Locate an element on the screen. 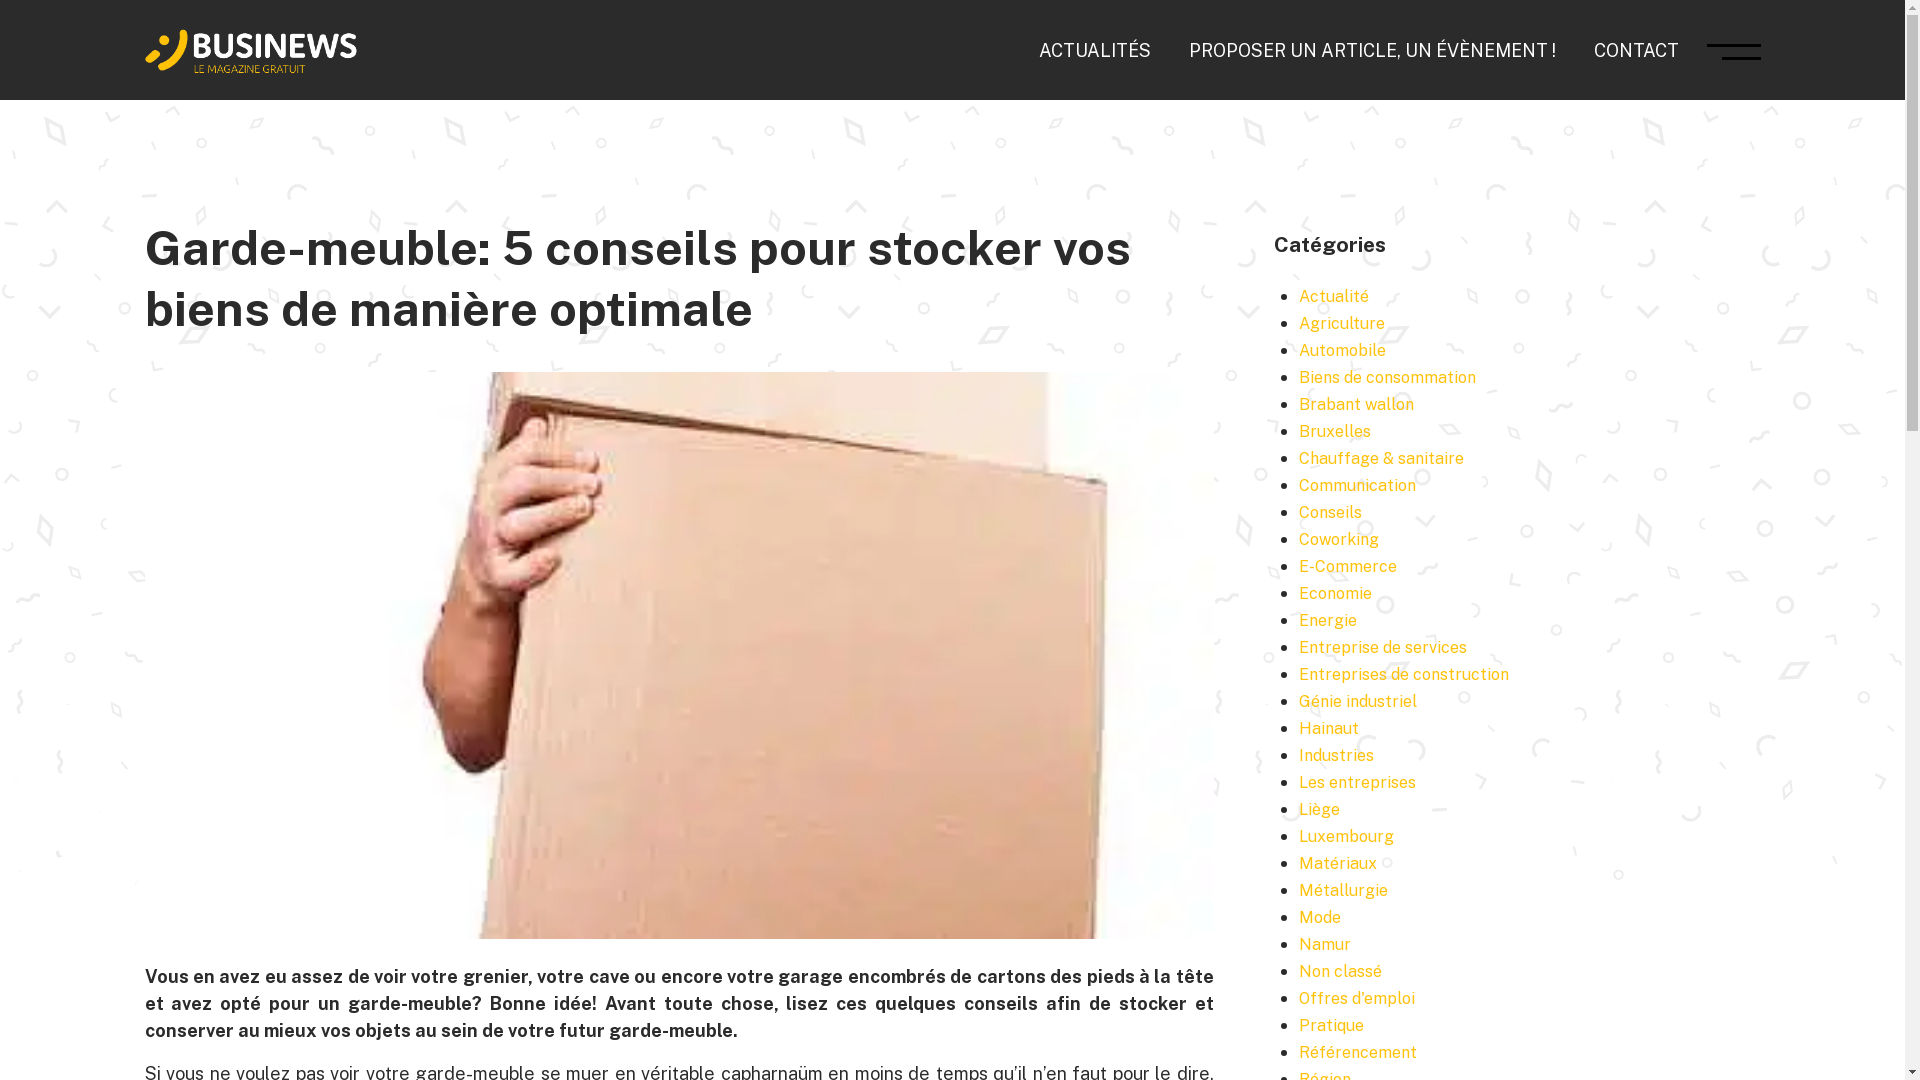  'CONTACT' is located at coordinates (1636, 48).